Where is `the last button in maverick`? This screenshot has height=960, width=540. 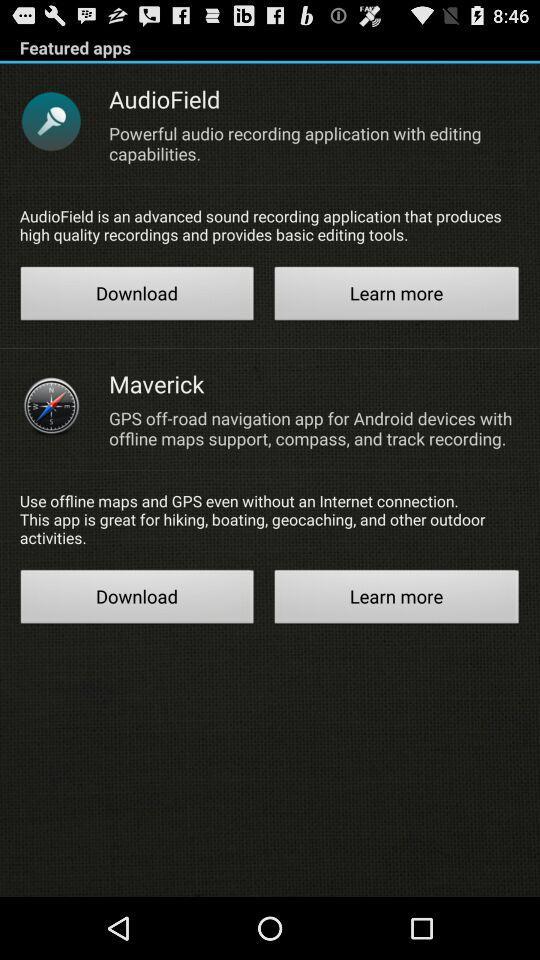 the last button in maverick is located at coordinates (397, 599).